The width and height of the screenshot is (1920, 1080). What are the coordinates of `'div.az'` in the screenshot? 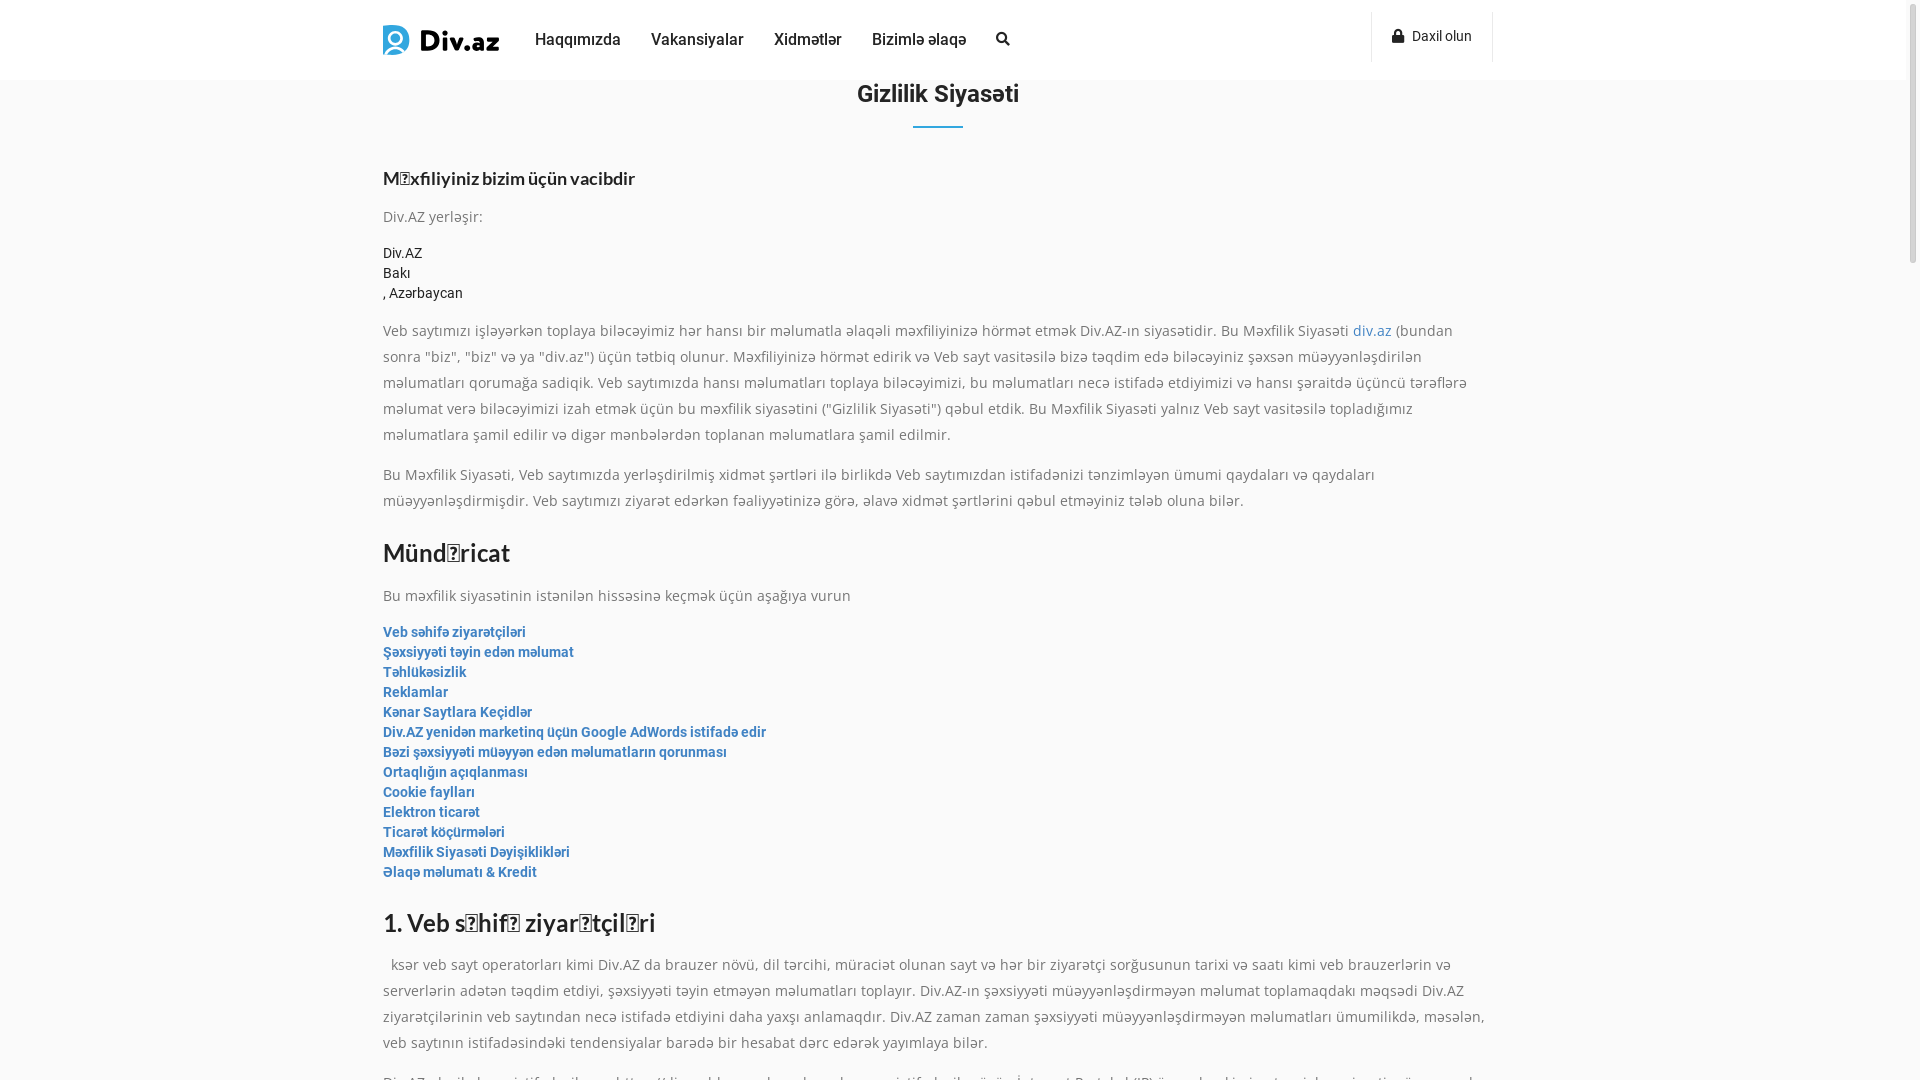 It's located at (1353, 329).